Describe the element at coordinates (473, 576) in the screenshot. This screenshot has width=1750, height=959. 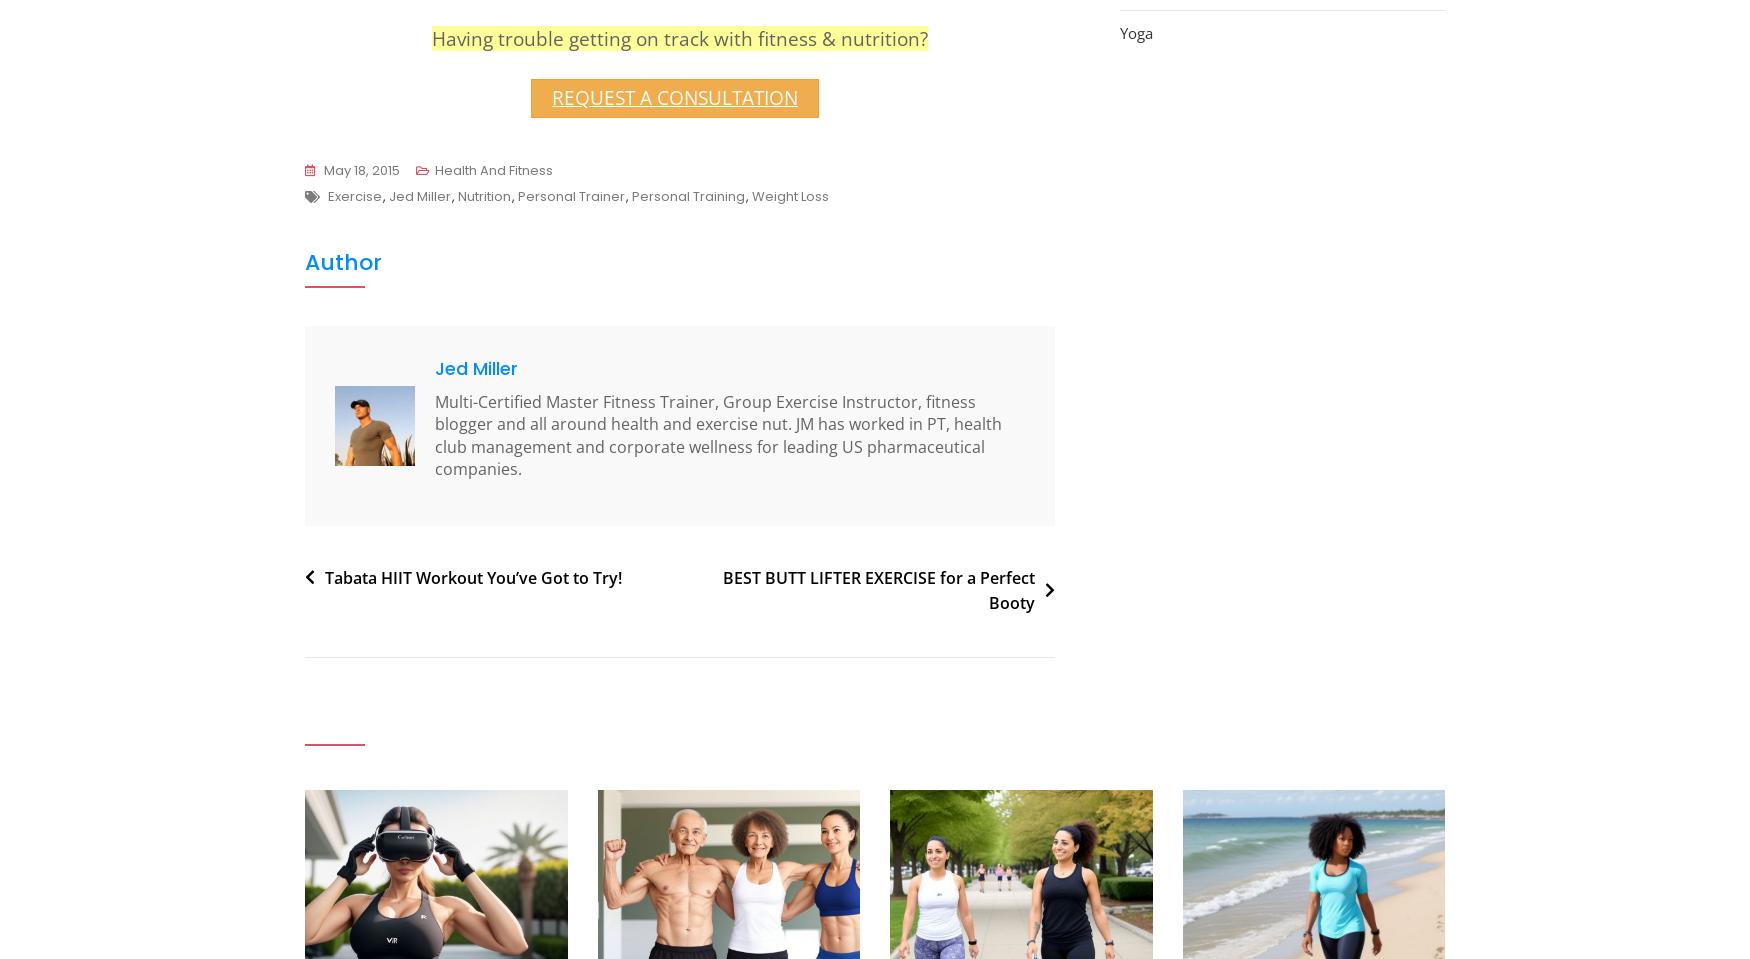
I see `'Tabata HIIT Workout You’ve Got to Try!'` at that location.